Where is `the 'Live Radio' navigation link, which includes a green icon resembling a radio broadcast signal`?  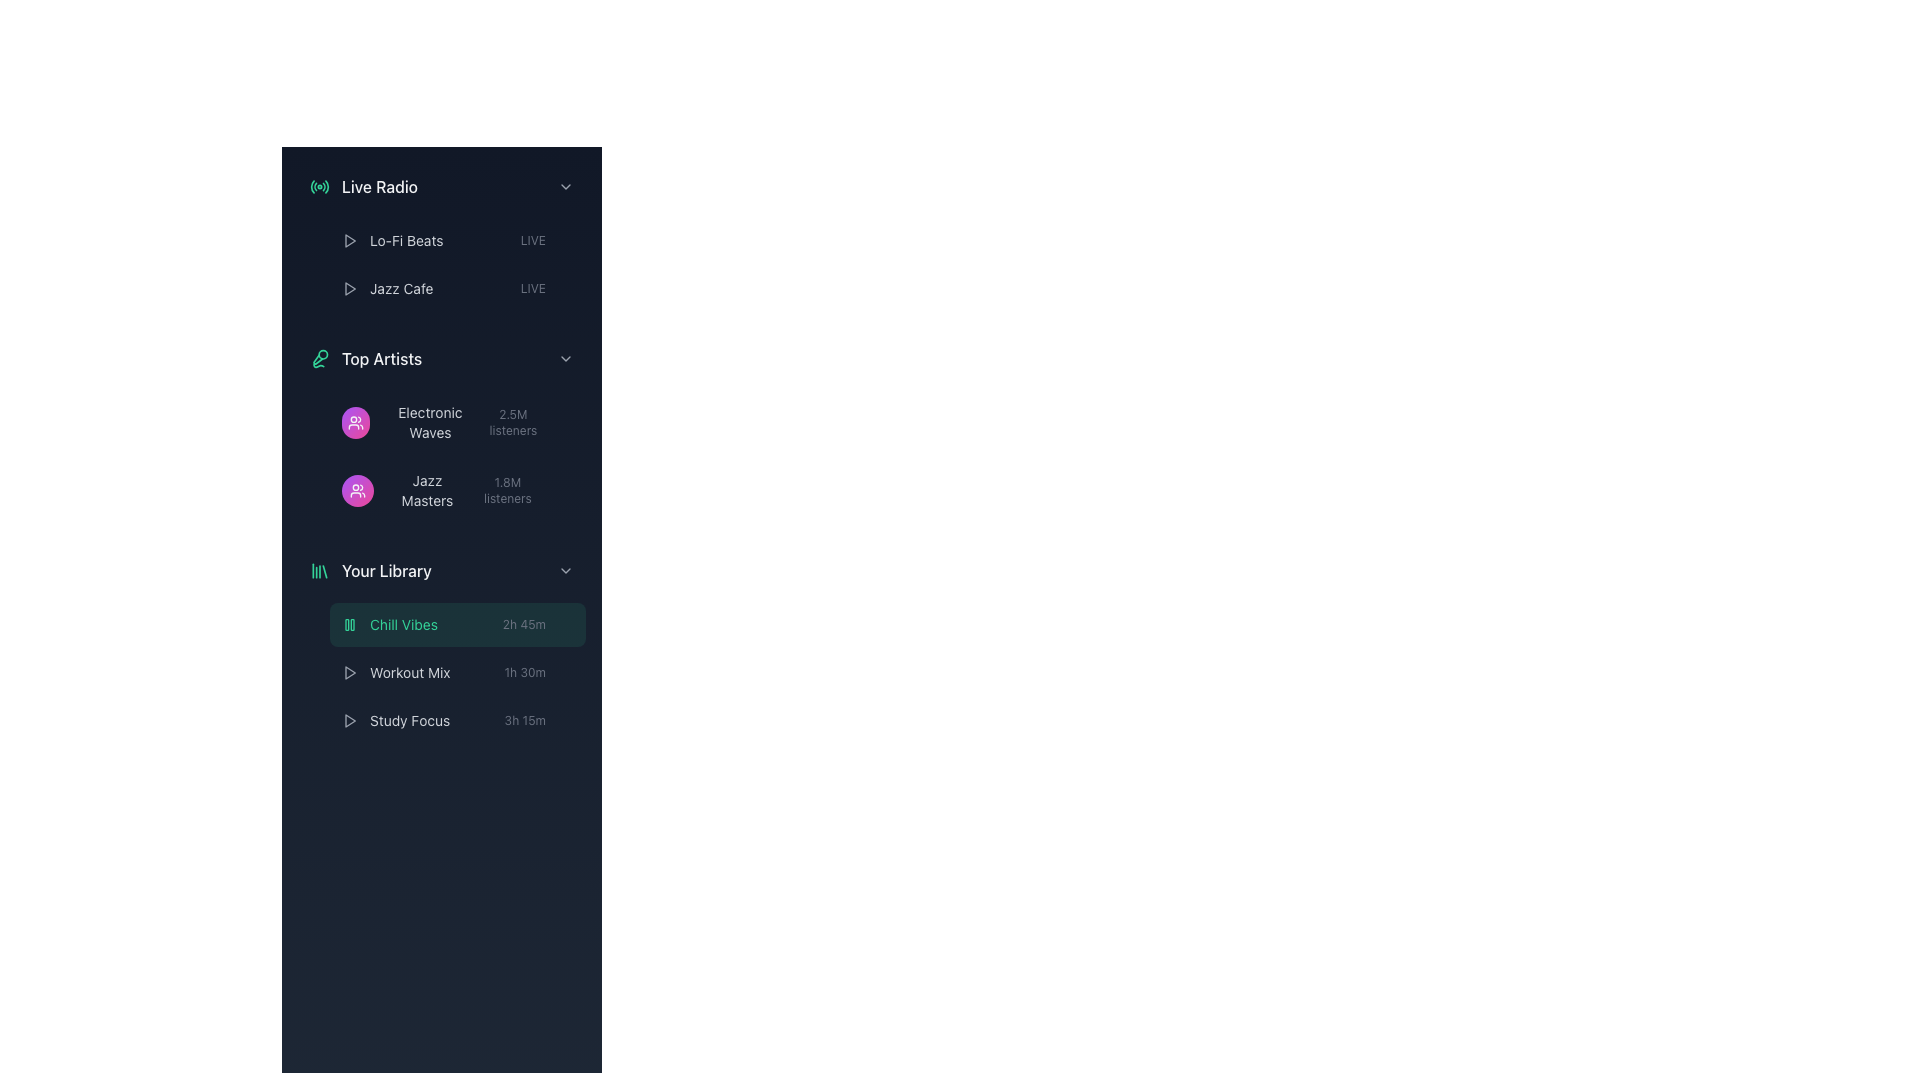 the 'Live Radio' navigation link, which includes a green icon resembling a radio broadcast signal is located at coordinates (364, 186).